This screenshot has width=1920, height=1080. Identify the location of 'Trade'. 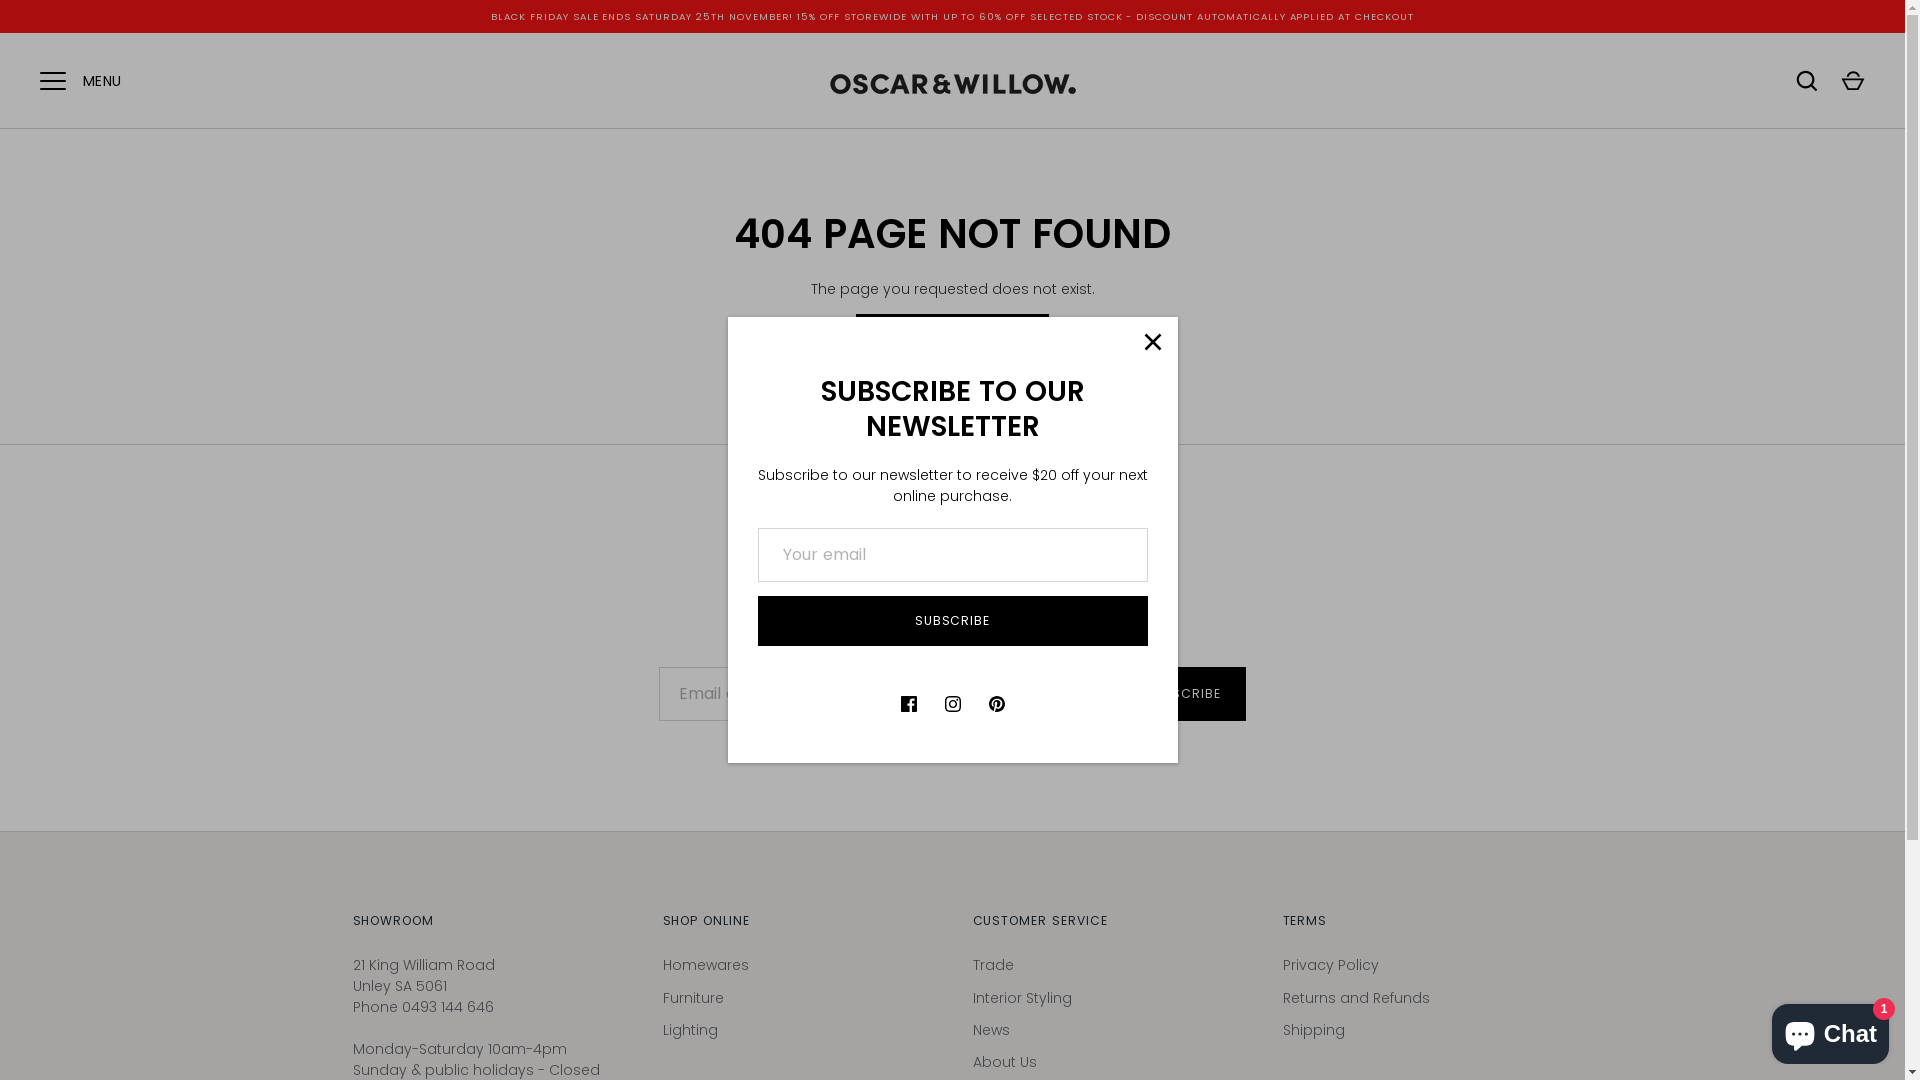
(992, 963).